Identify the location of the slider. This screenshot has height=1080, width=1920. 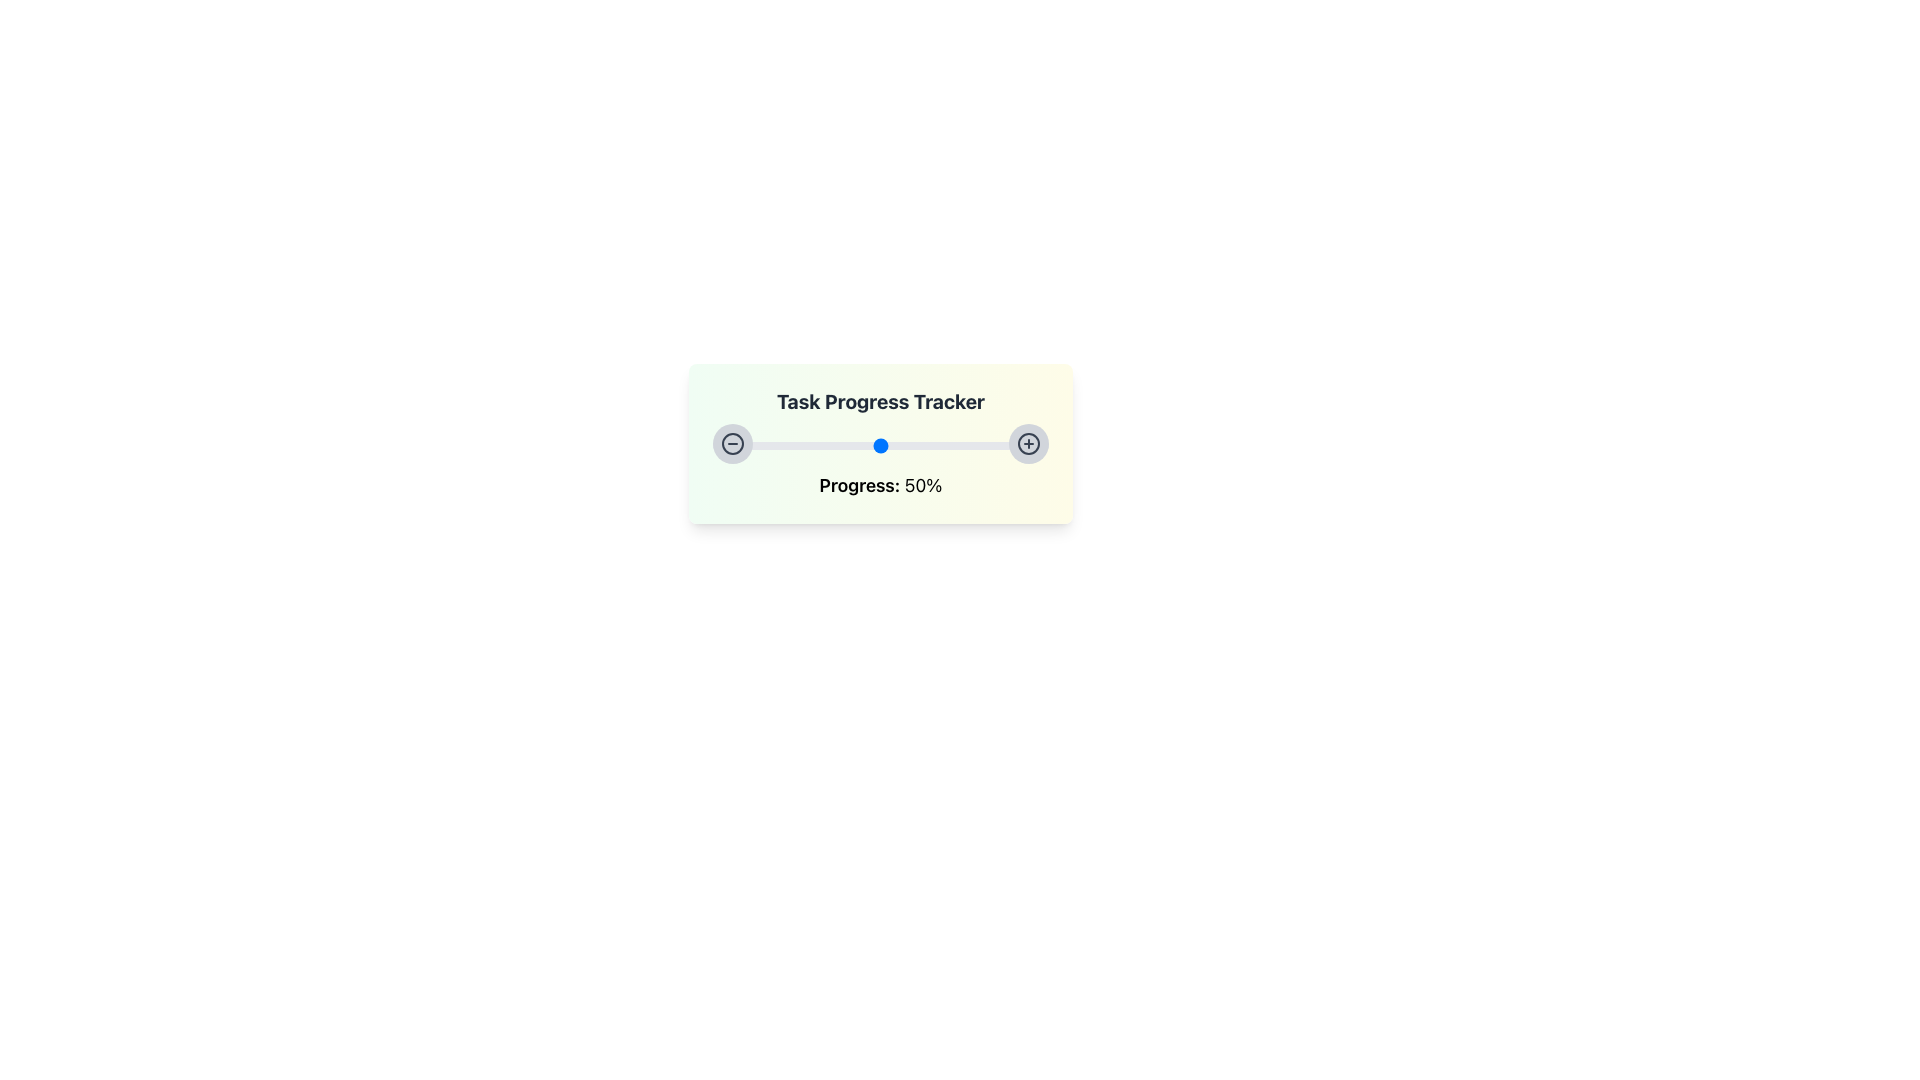
(792, 445).